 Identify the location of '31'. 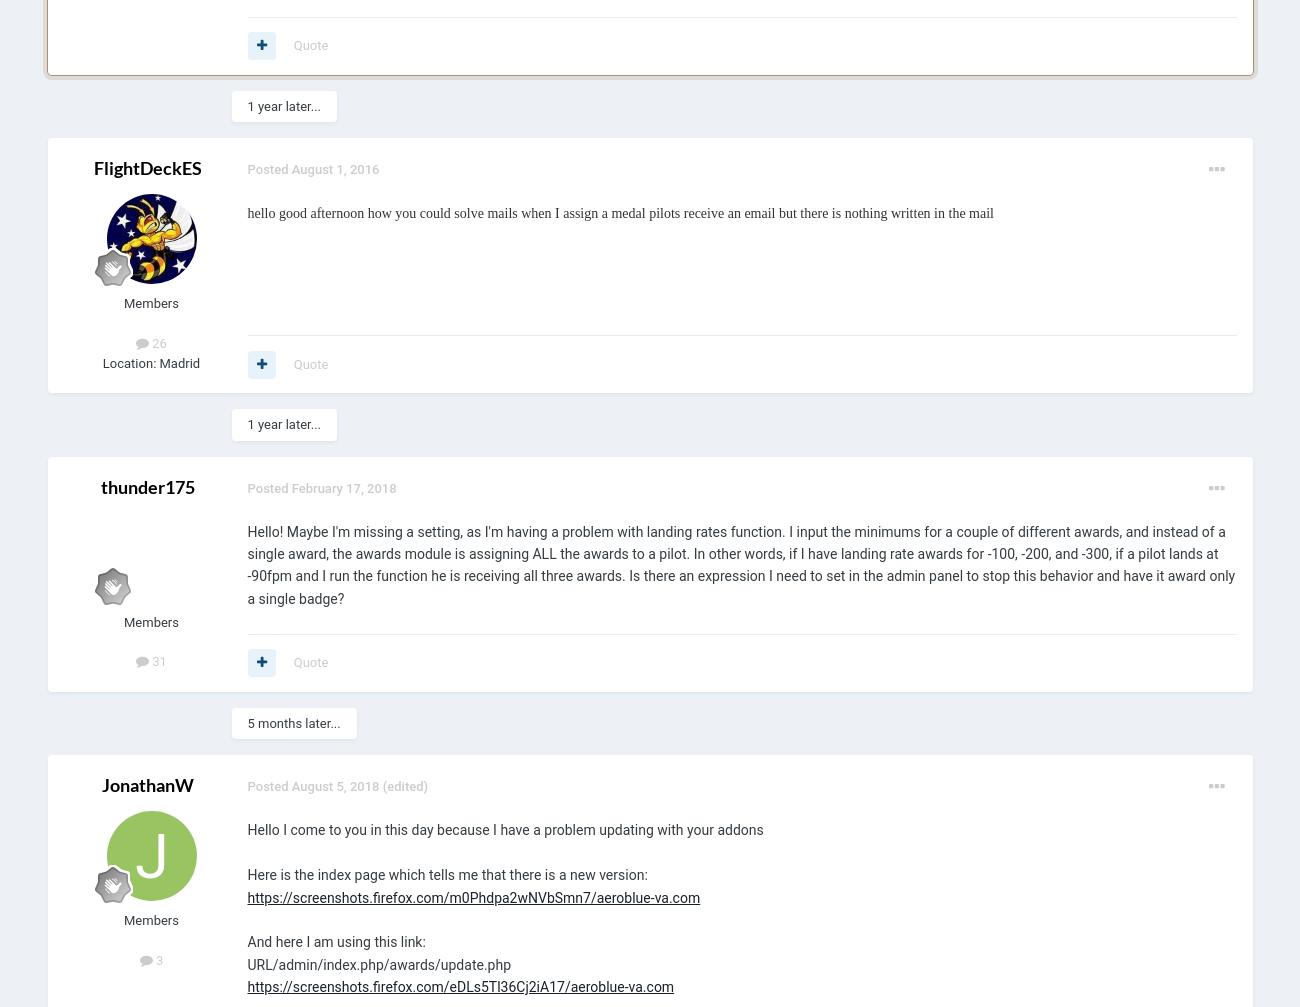
(156, 660).